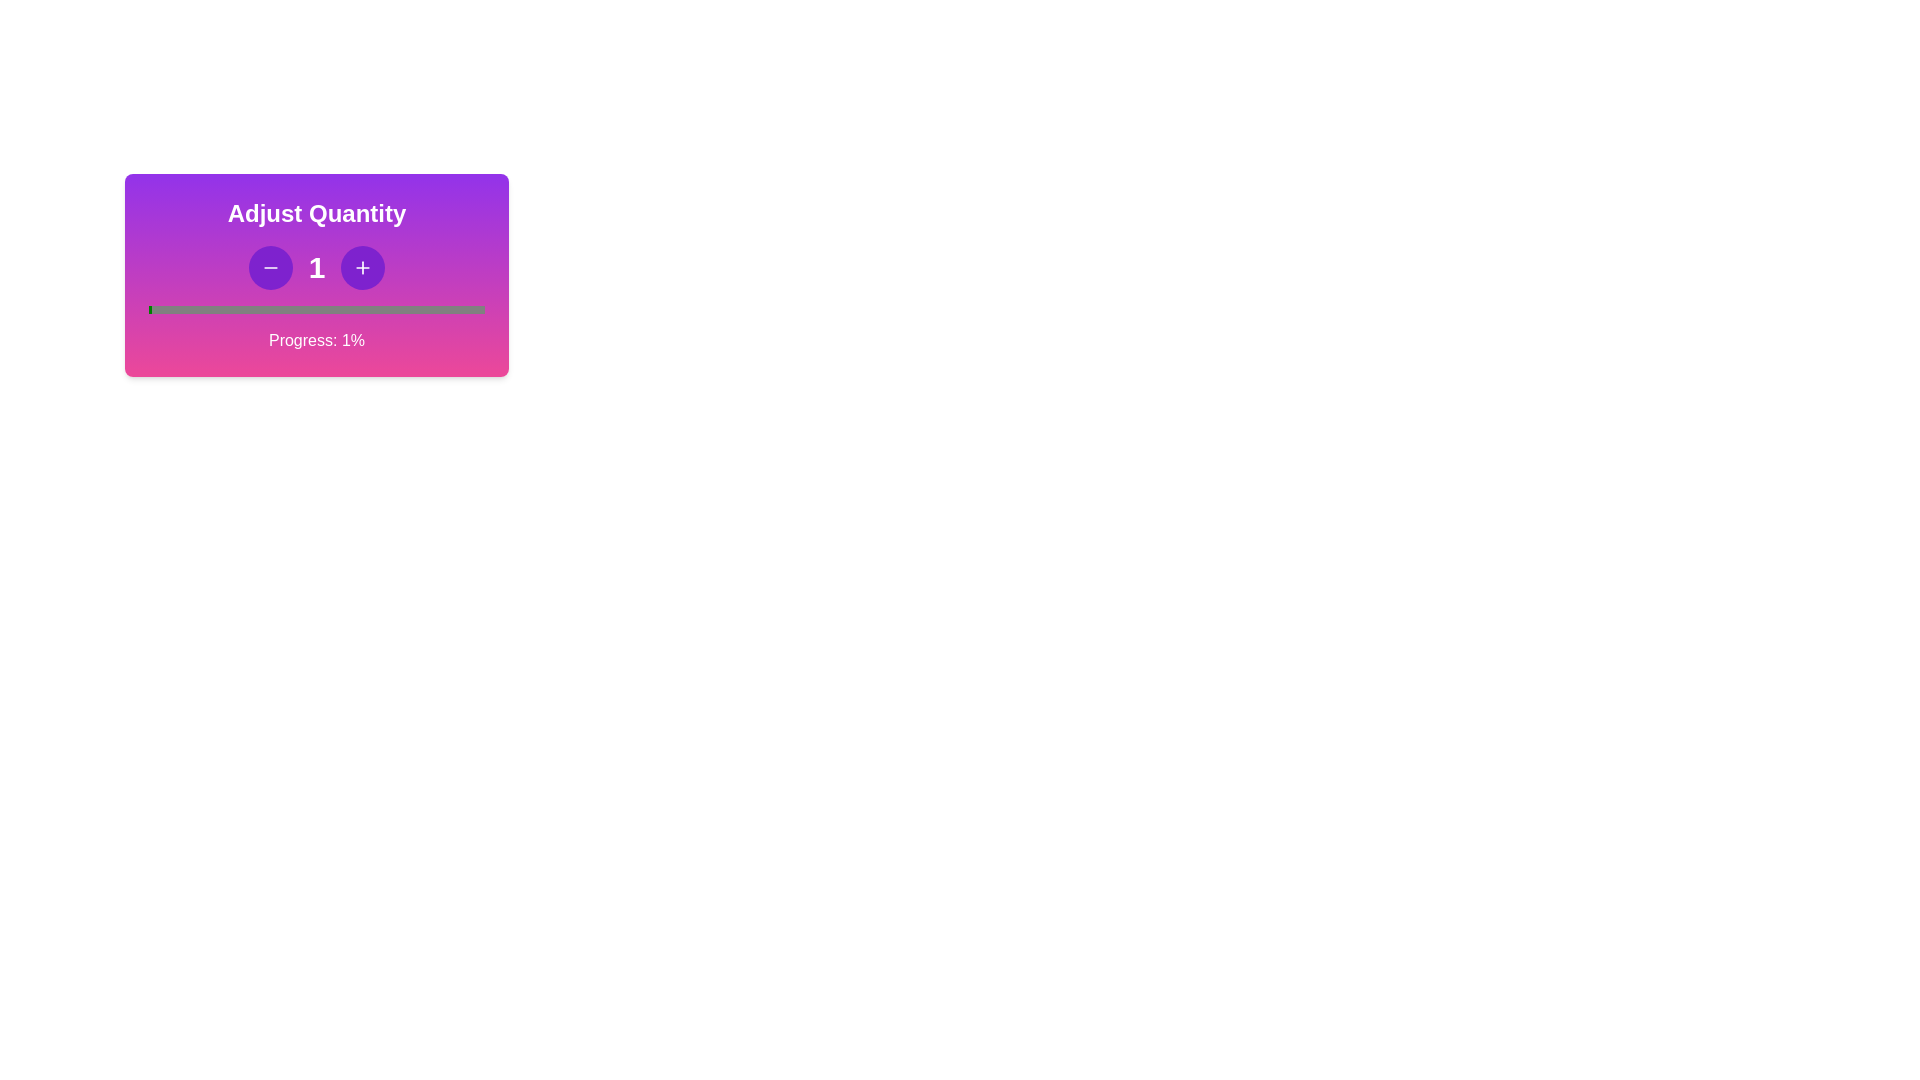 The image size is (1920, 1080). What do you see at coordinates (315, 266) in the screenshot?
I see `the numerical digit displayed in large and bold font, which is centrally positioned between the minus and plus buttons in a purple background` at bounding box center [315, 266].